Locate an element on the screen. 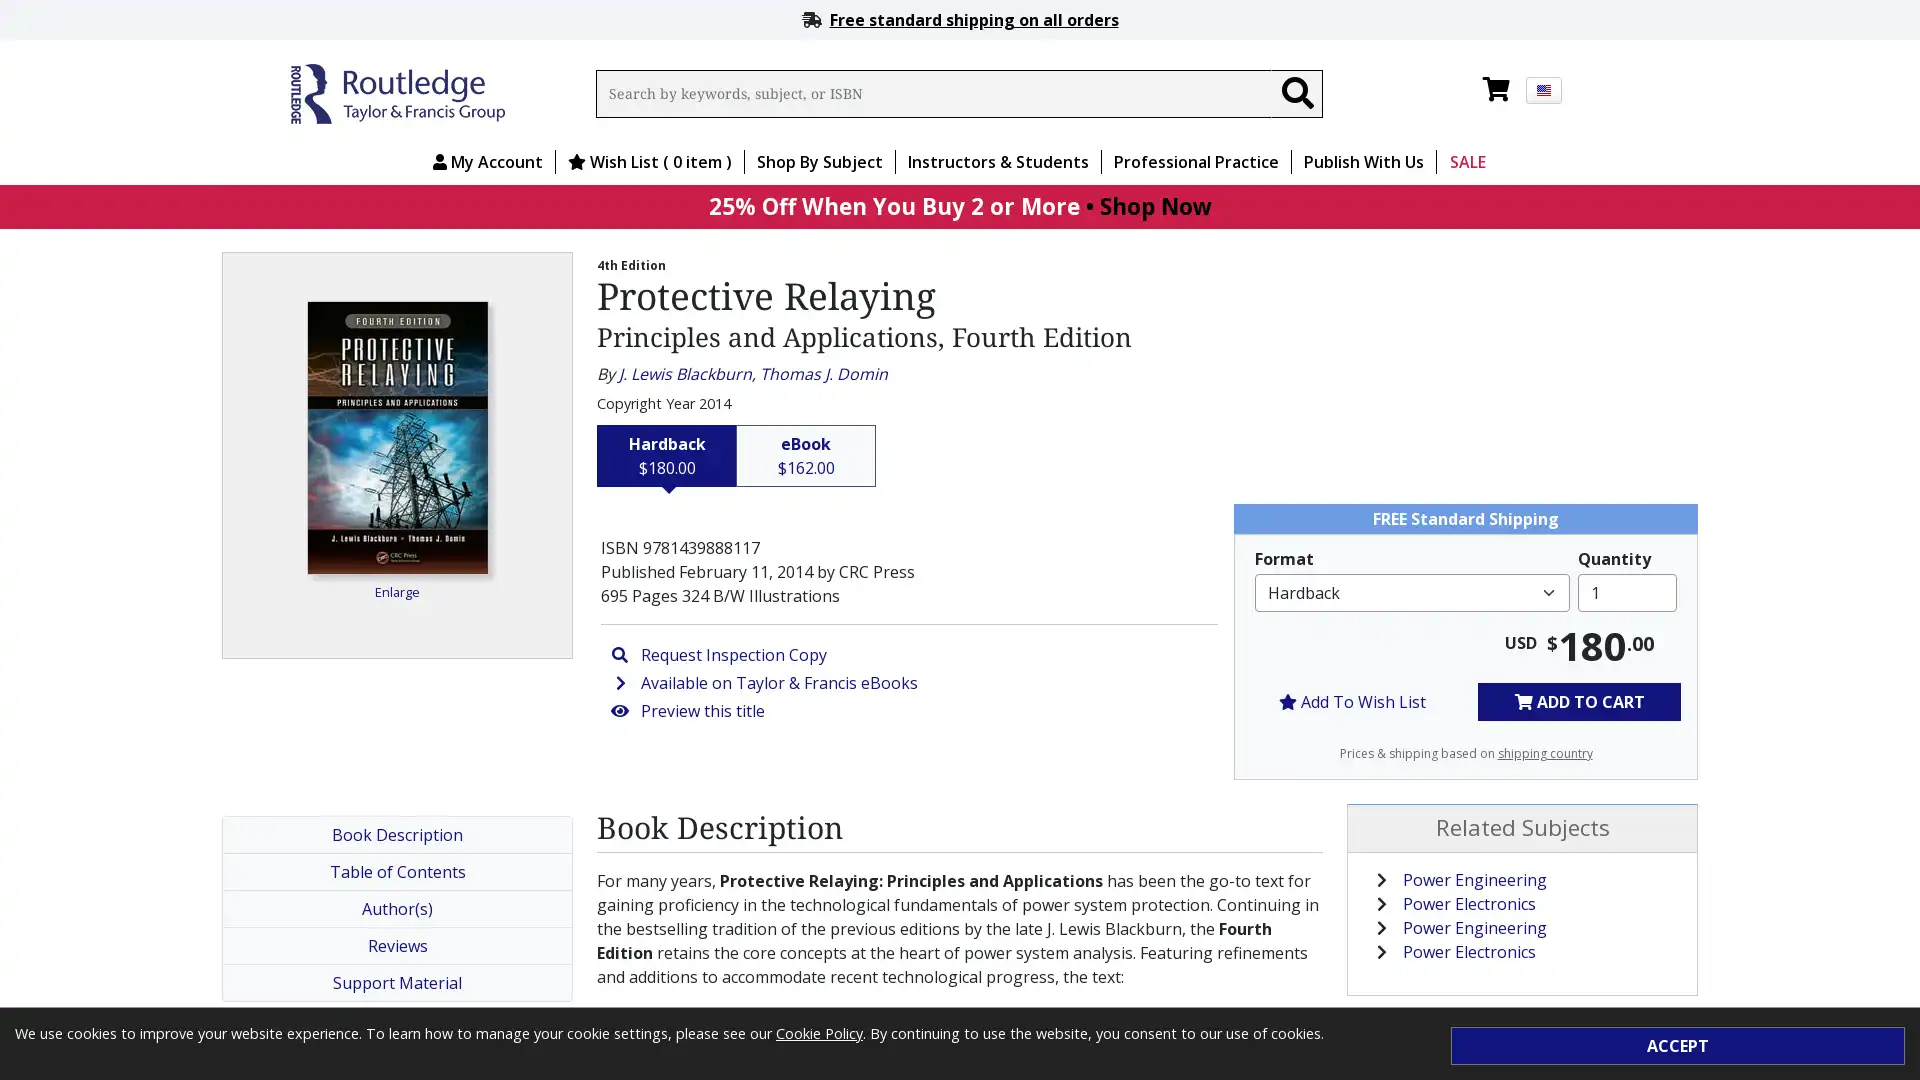 The image size is (1920, 1080). ADD TO CART is located at coordinates (1578, 700).